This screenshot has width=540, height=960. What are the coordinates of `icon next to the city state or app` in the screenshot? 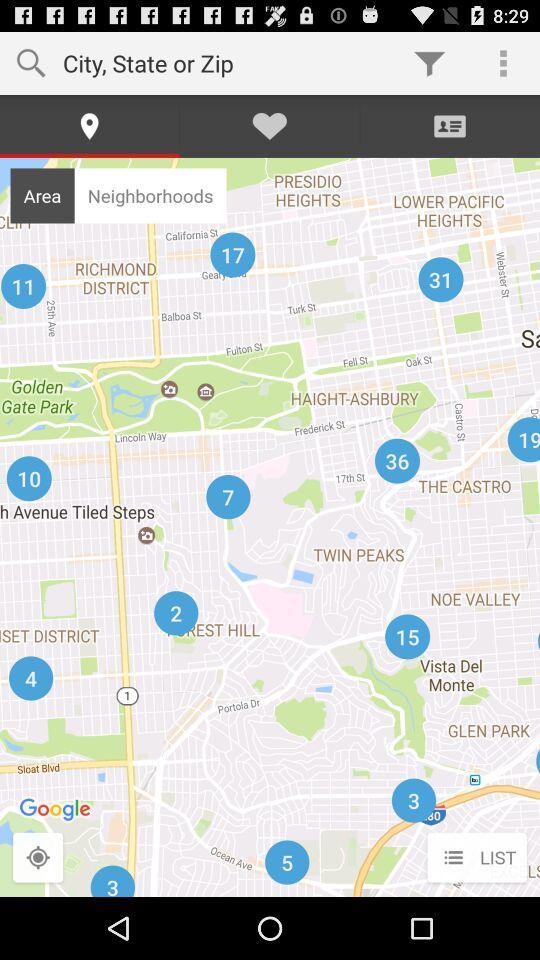 It's located at (428, 62).